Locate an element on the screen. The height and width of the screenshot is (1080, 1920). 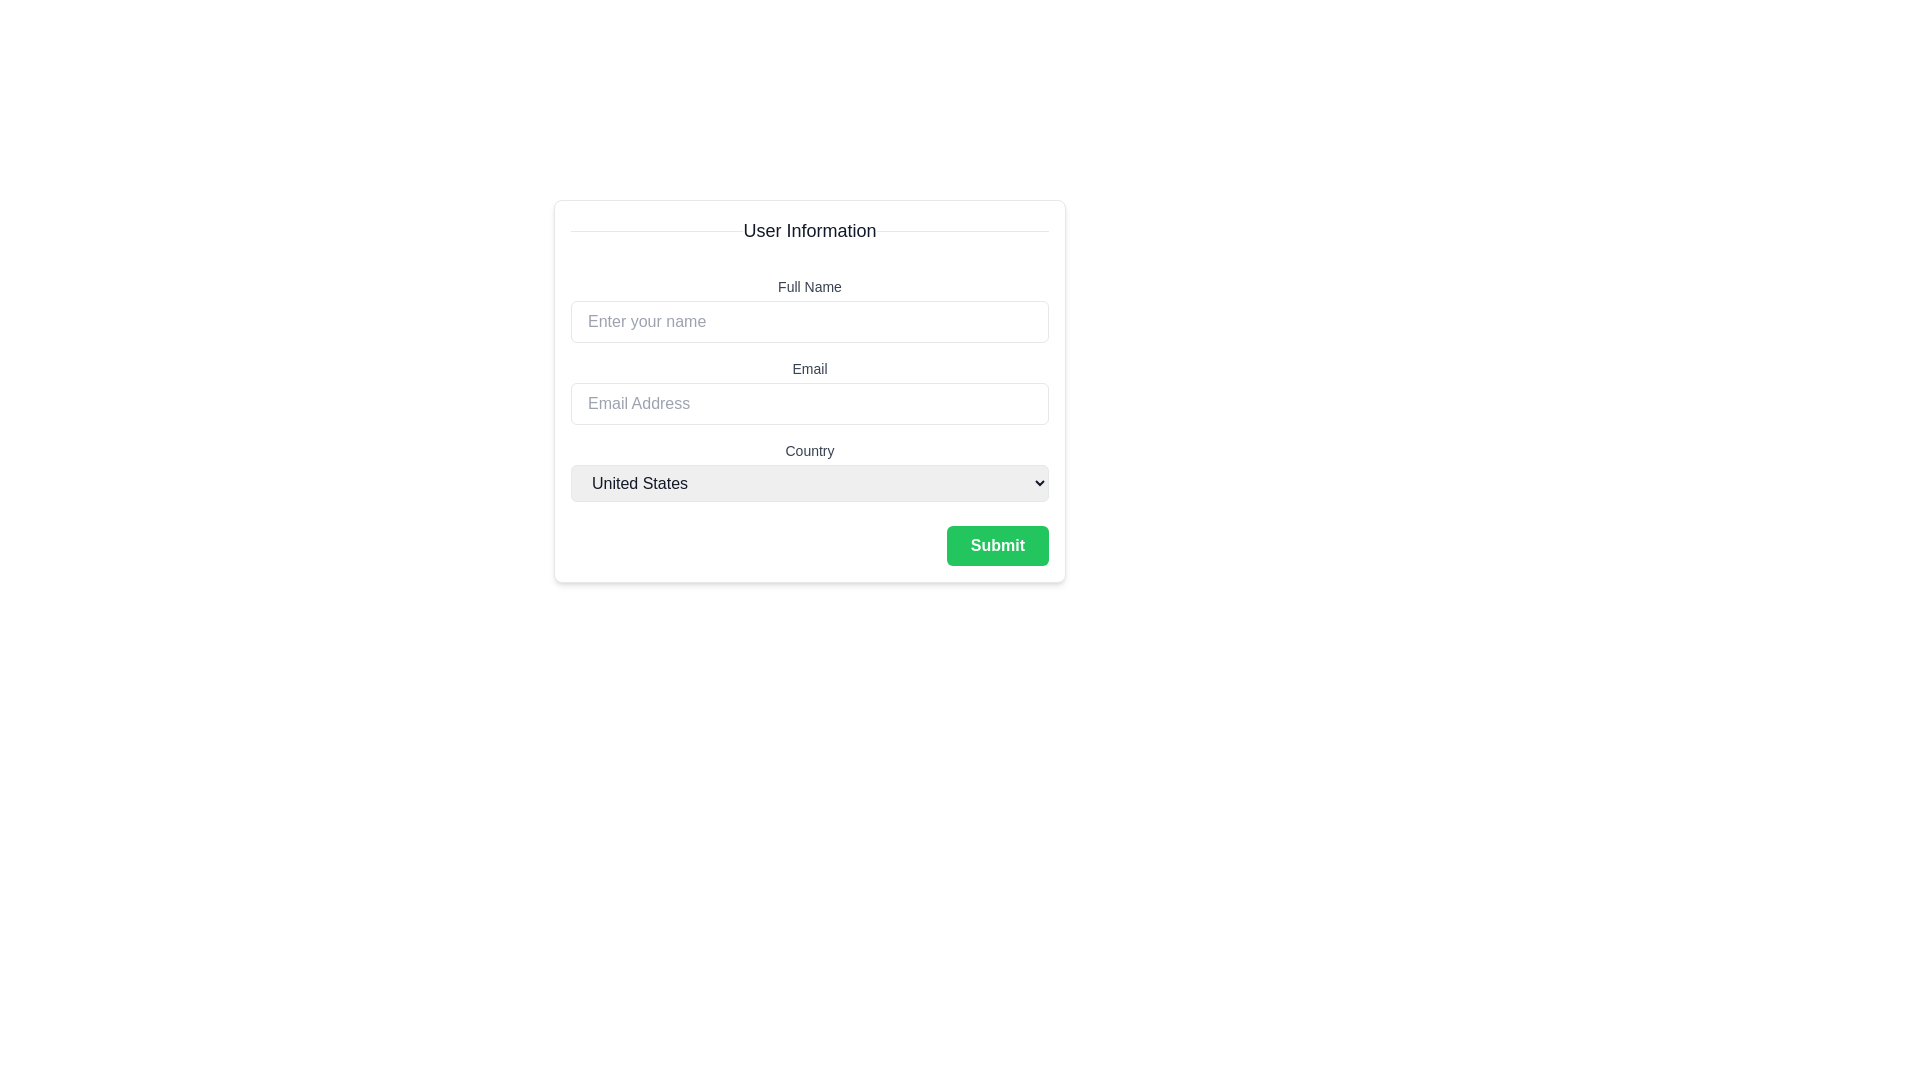
text into the rectangular text input field labeled 'Enter your name', which is located below the 'Full Name' label in the 'User Information' section is located at coordinates (810, 320).